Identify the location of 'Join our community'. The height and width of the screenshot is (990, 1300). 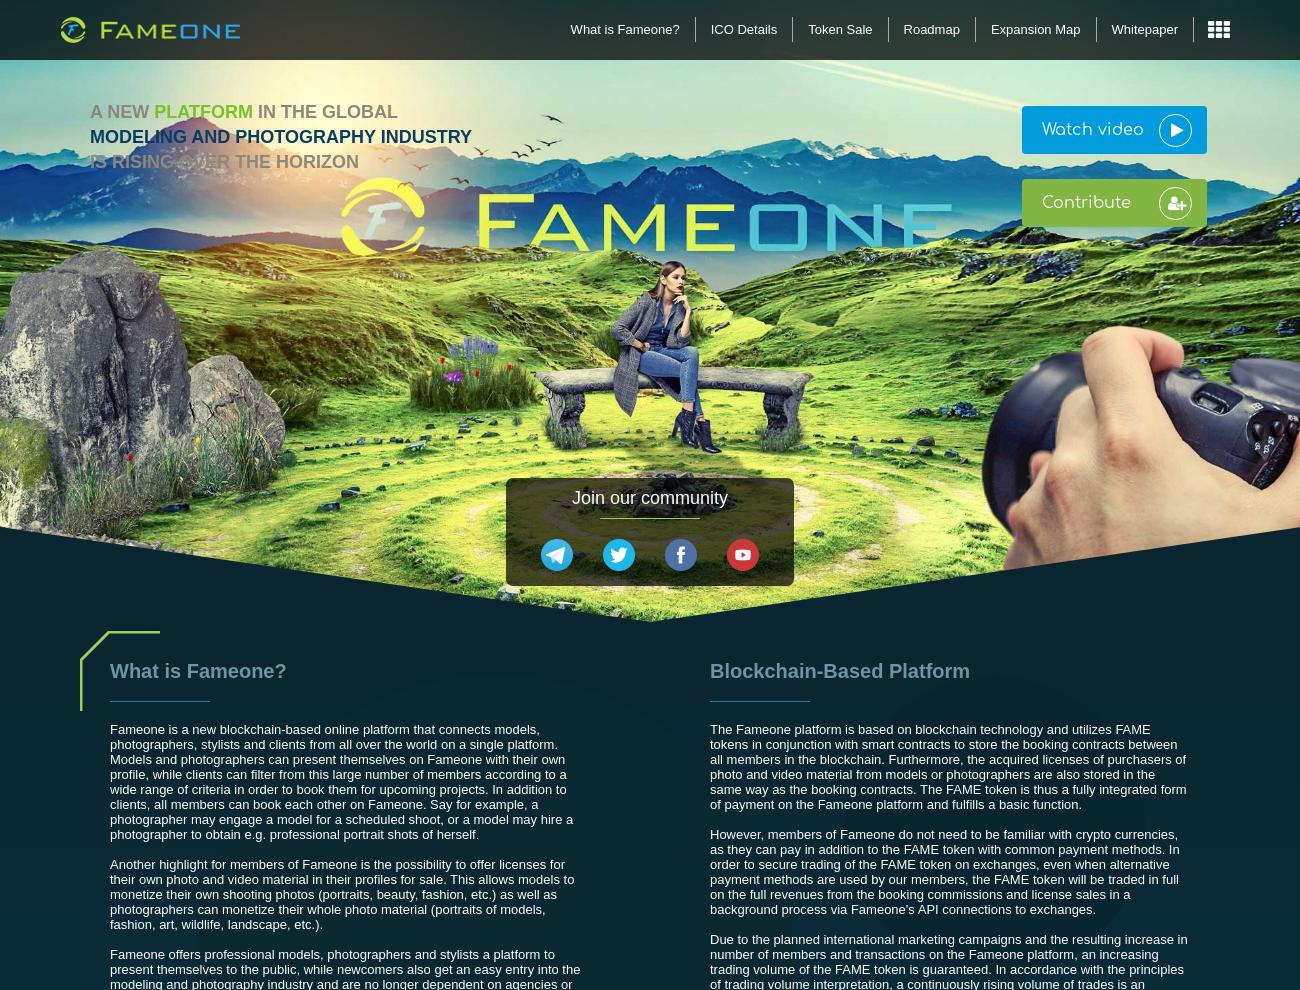
(649, 496).